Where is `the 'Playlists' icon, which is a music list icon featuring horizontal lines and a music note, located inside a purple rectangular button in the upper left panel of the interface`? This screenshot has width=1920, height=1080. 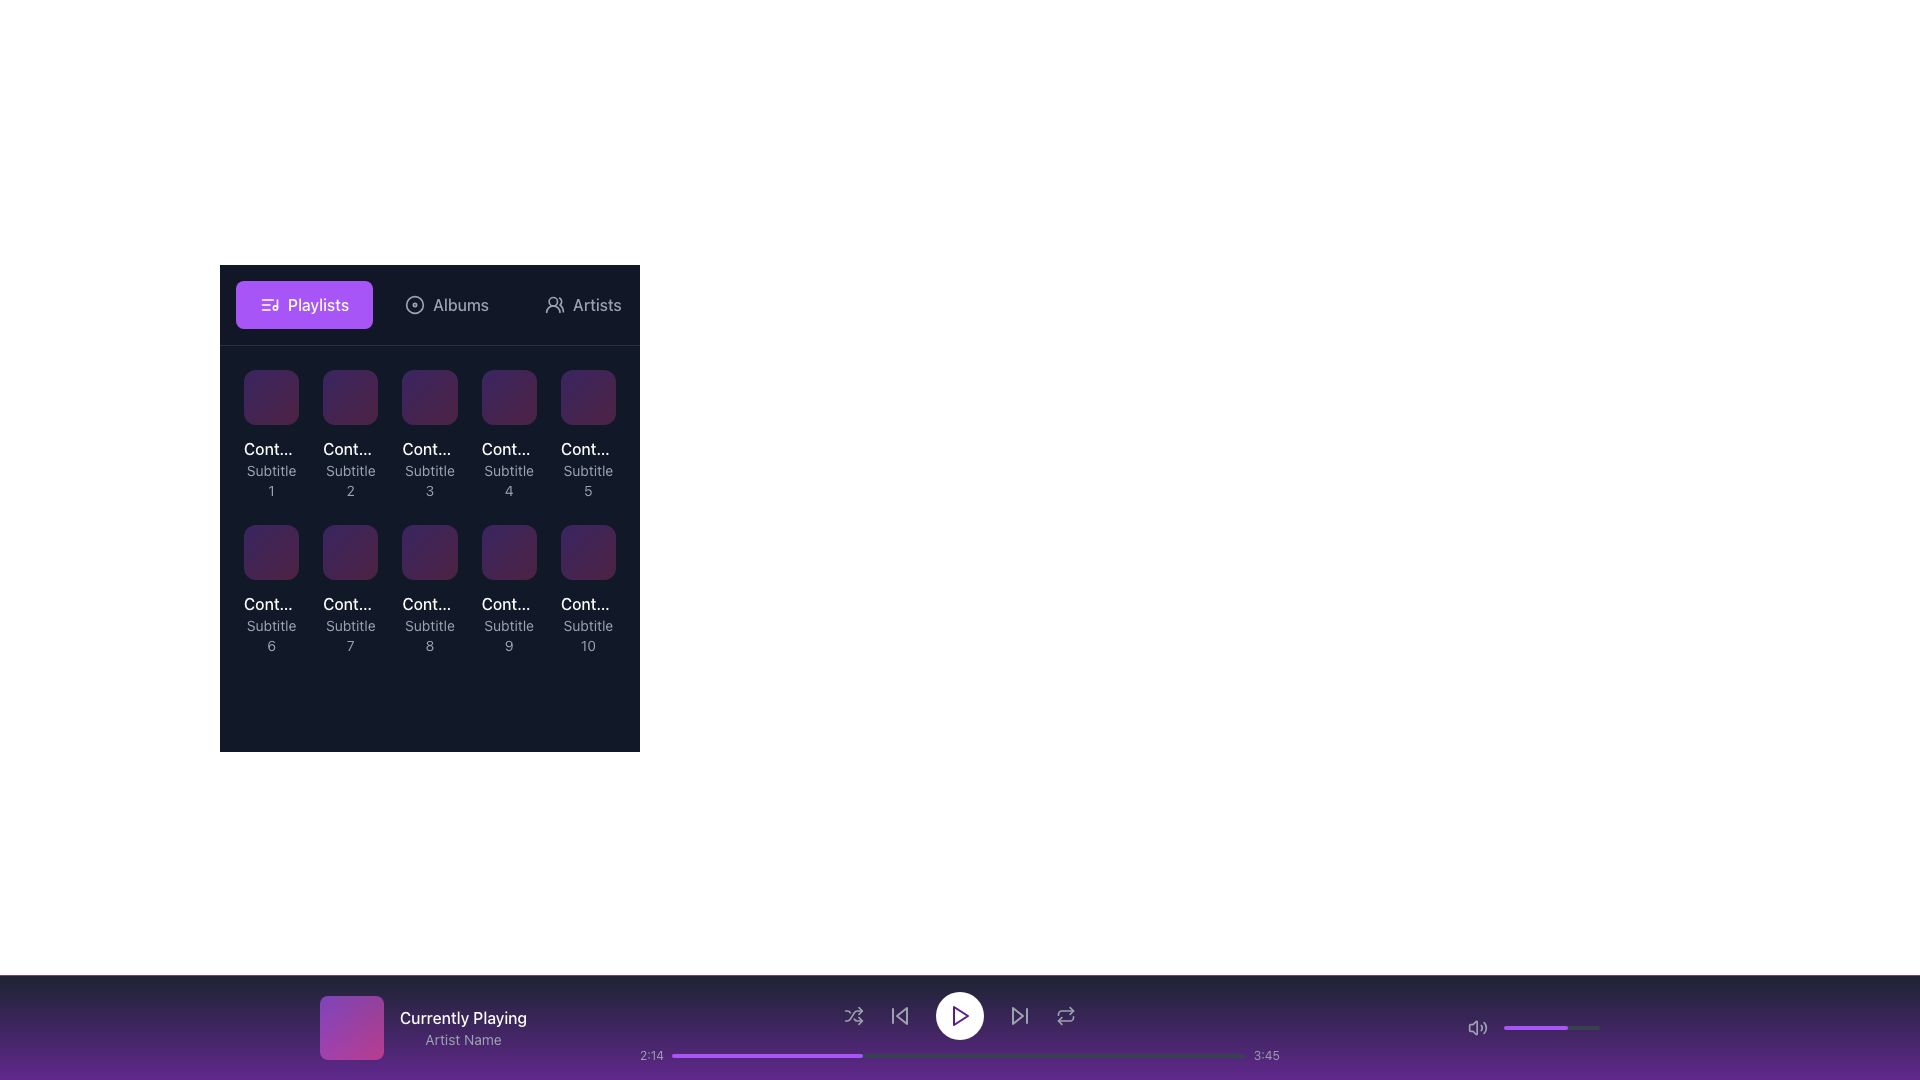 the 'Playlists' icon, which is a music list icon featuring horizontal lines and a music note, located inside a purple rectangular button in the upper left panel of the interface is located at coordinates (268, 304).